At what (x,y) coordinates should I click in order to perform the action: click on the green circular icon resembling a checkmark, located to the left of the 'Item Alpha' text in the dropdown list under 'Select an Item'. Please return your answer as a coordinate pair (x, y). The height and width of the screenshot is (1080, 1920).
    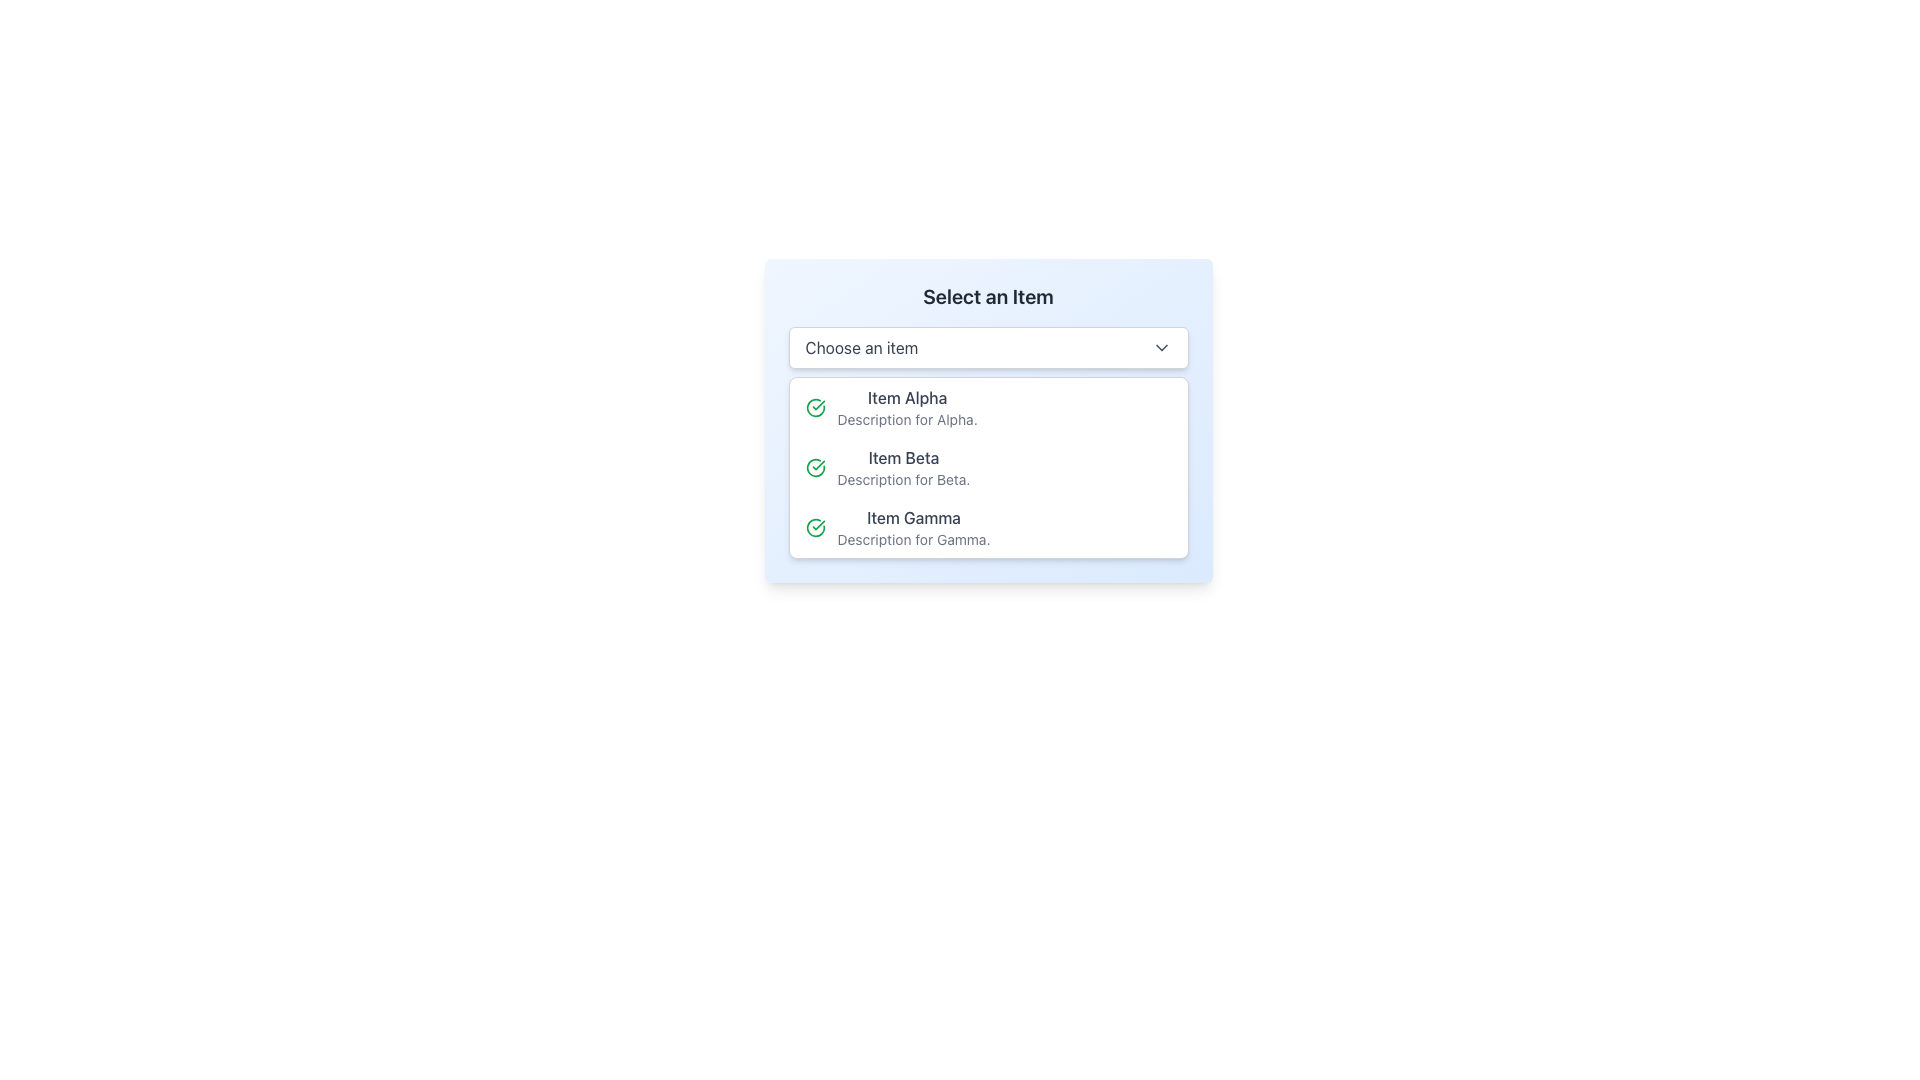
    Looking at the image, I should click on (815, 407).